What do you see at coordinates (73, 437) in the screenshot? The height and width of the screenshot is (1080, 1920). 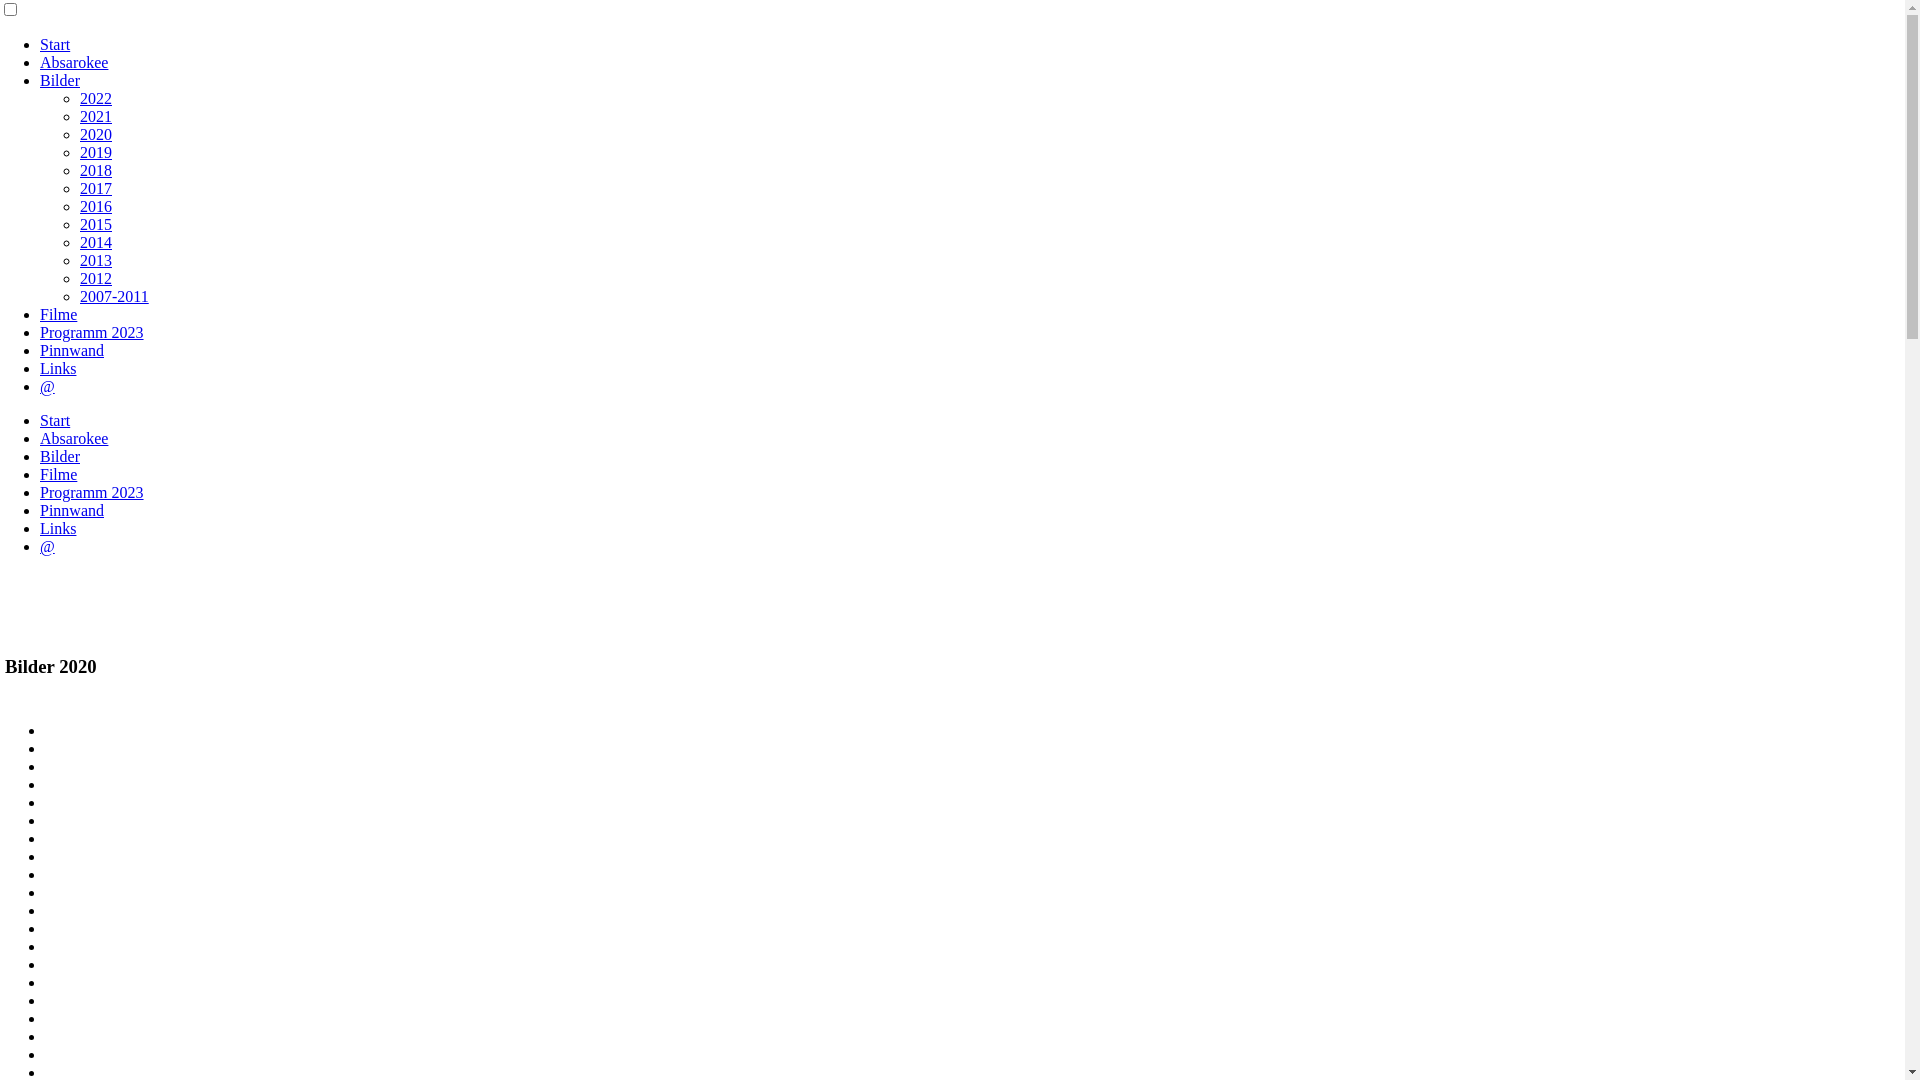 I see `'Absarokee'` at bounding box center [73, 437].